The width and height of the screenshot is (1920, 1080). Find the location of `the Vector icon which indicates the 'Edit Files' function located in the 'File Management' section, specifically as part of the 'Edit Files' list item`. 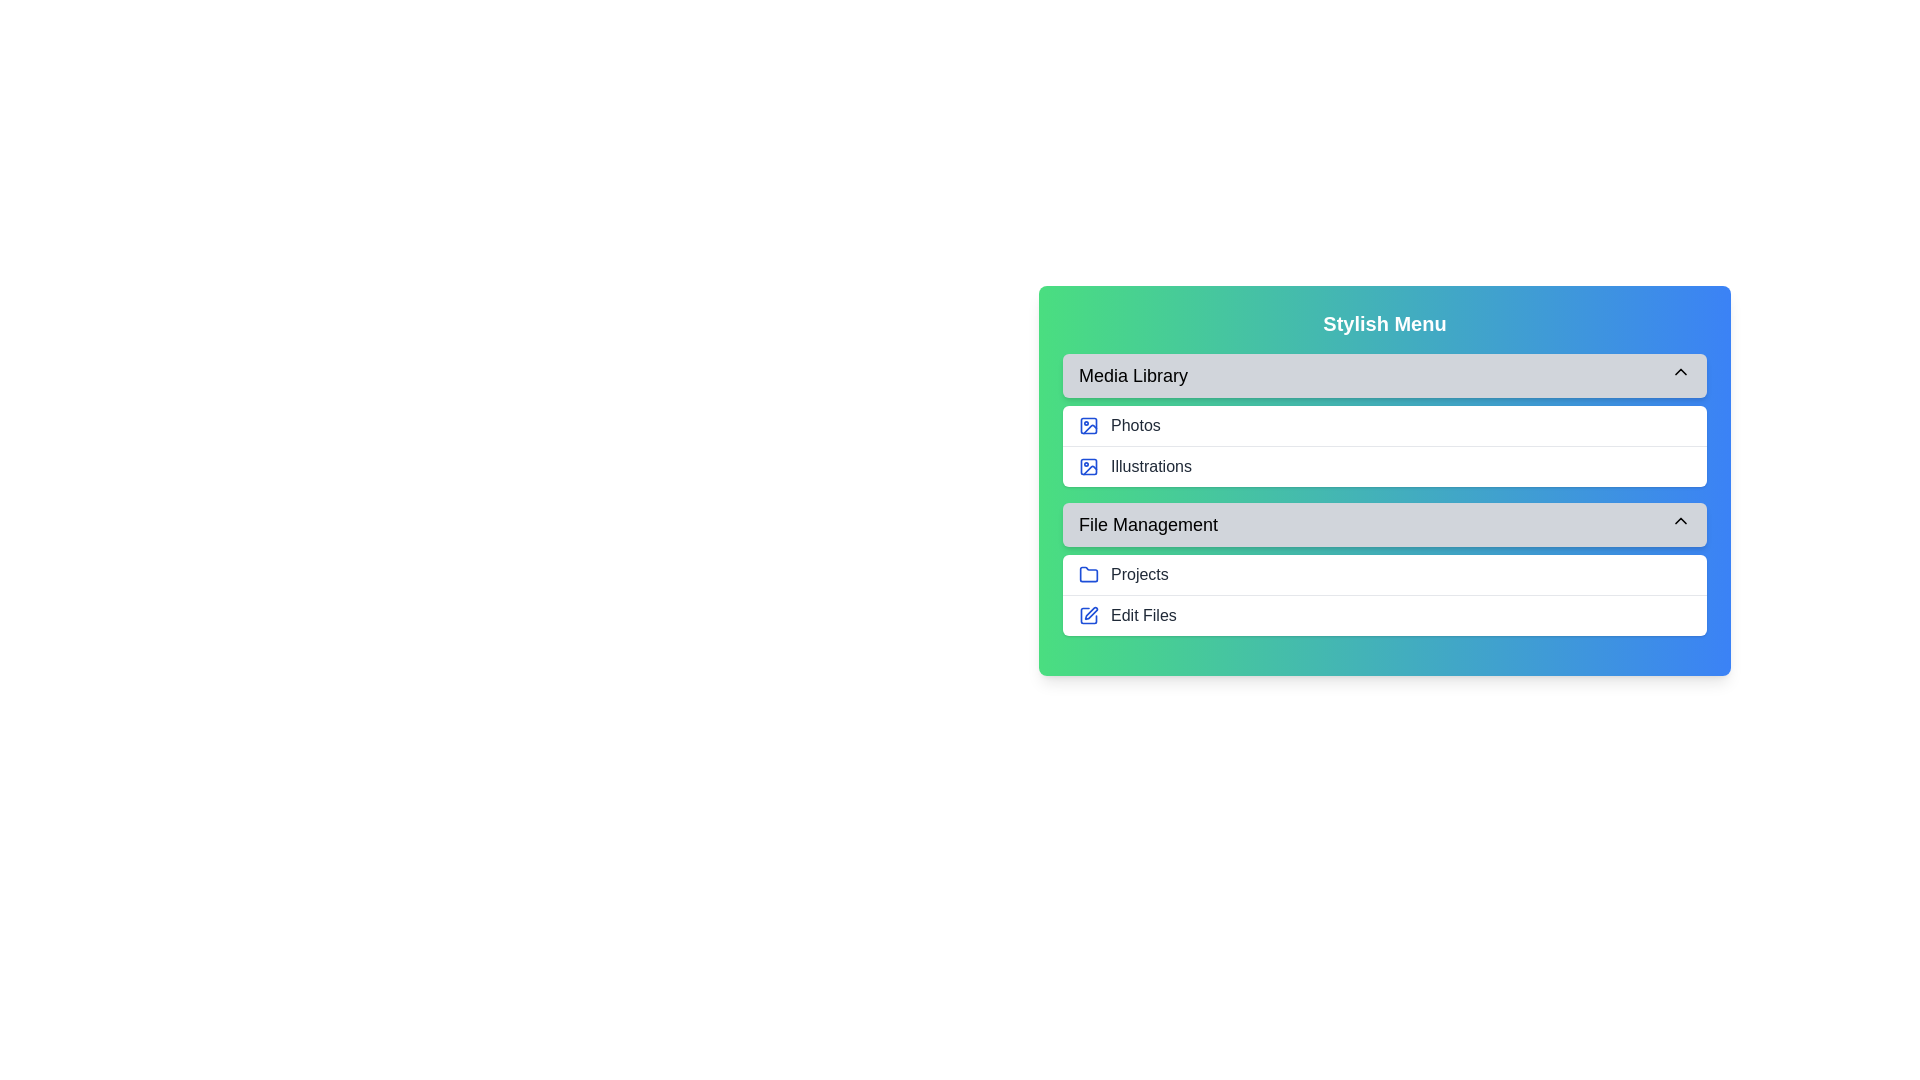

the Vector icon which indicates the 'Edit Files' function located in the 'File Management' section, specifically as part of the 'Edit Files' list item is located at coordinates (1090, 612).